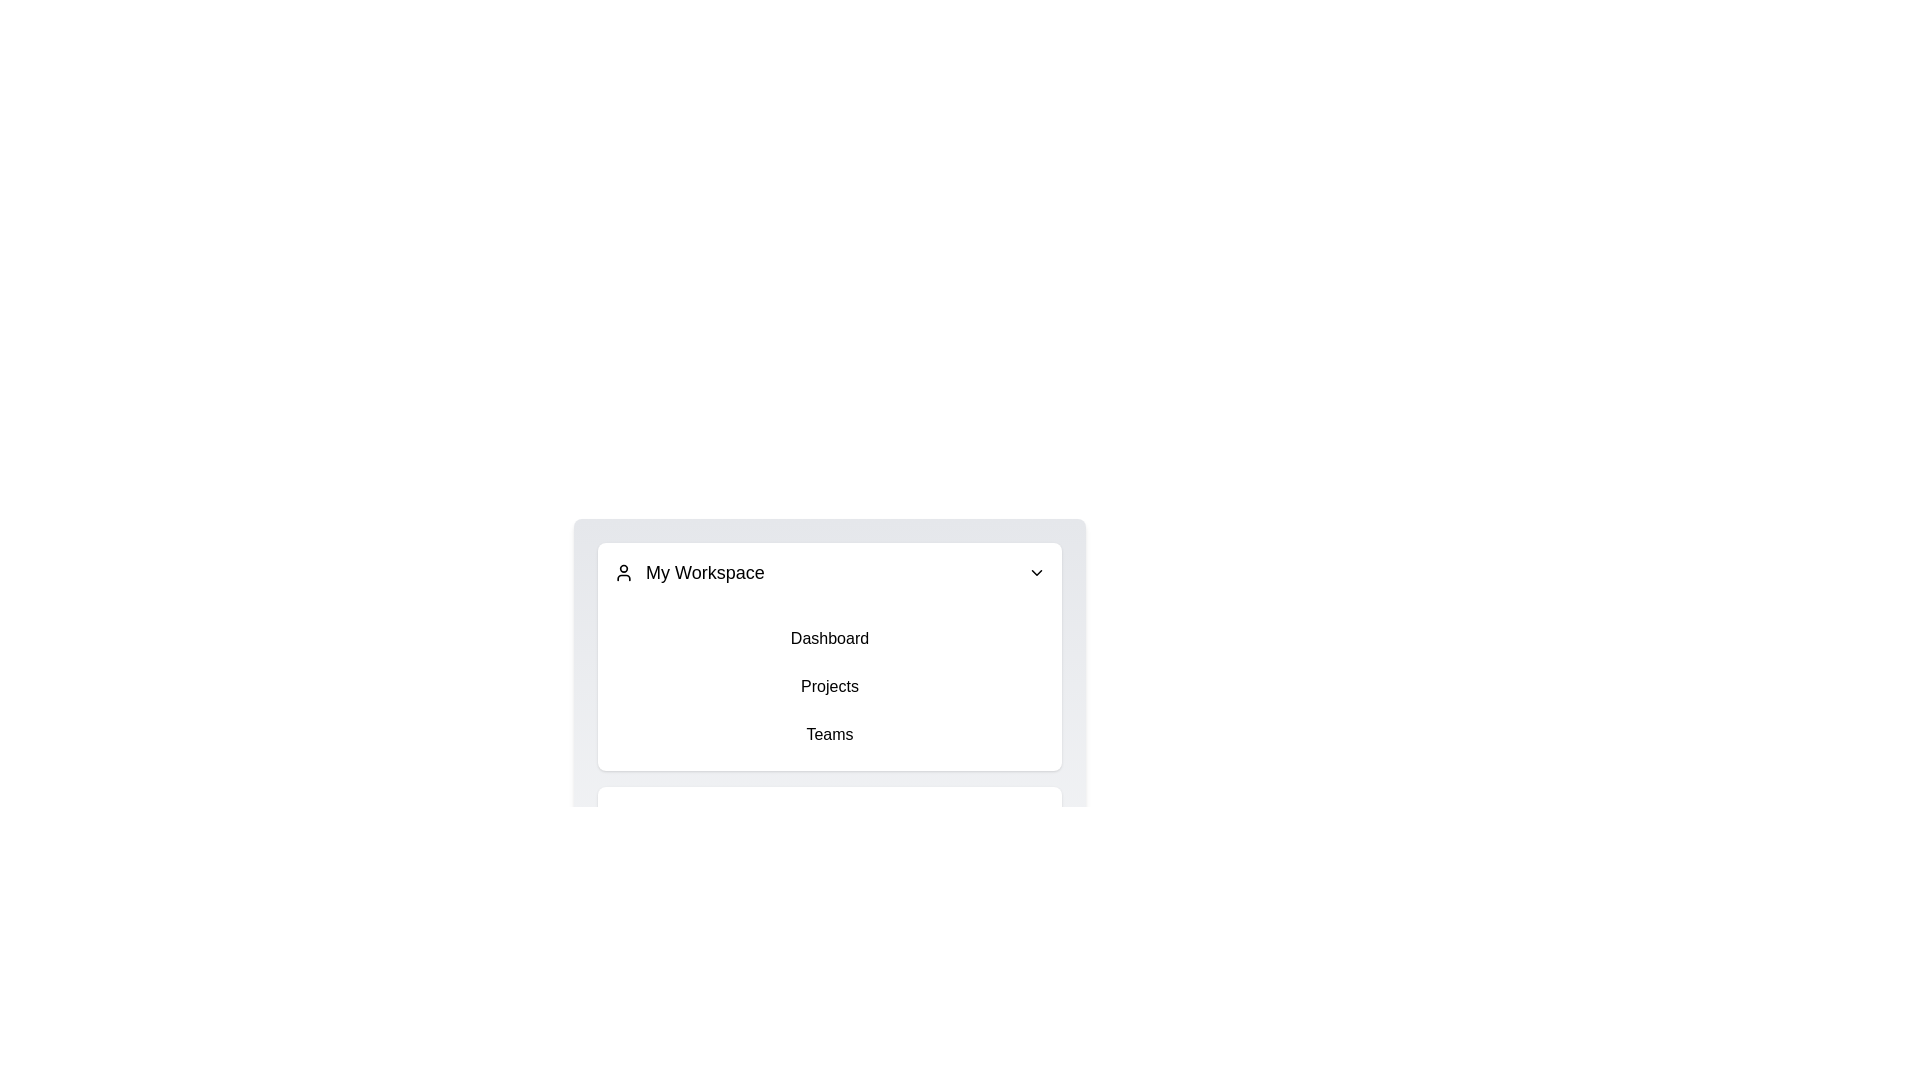 The width and height of the screenshot is (1920, 1080). I want to click on the menu item Projects in the ContextualMenu, so click(830, 685).